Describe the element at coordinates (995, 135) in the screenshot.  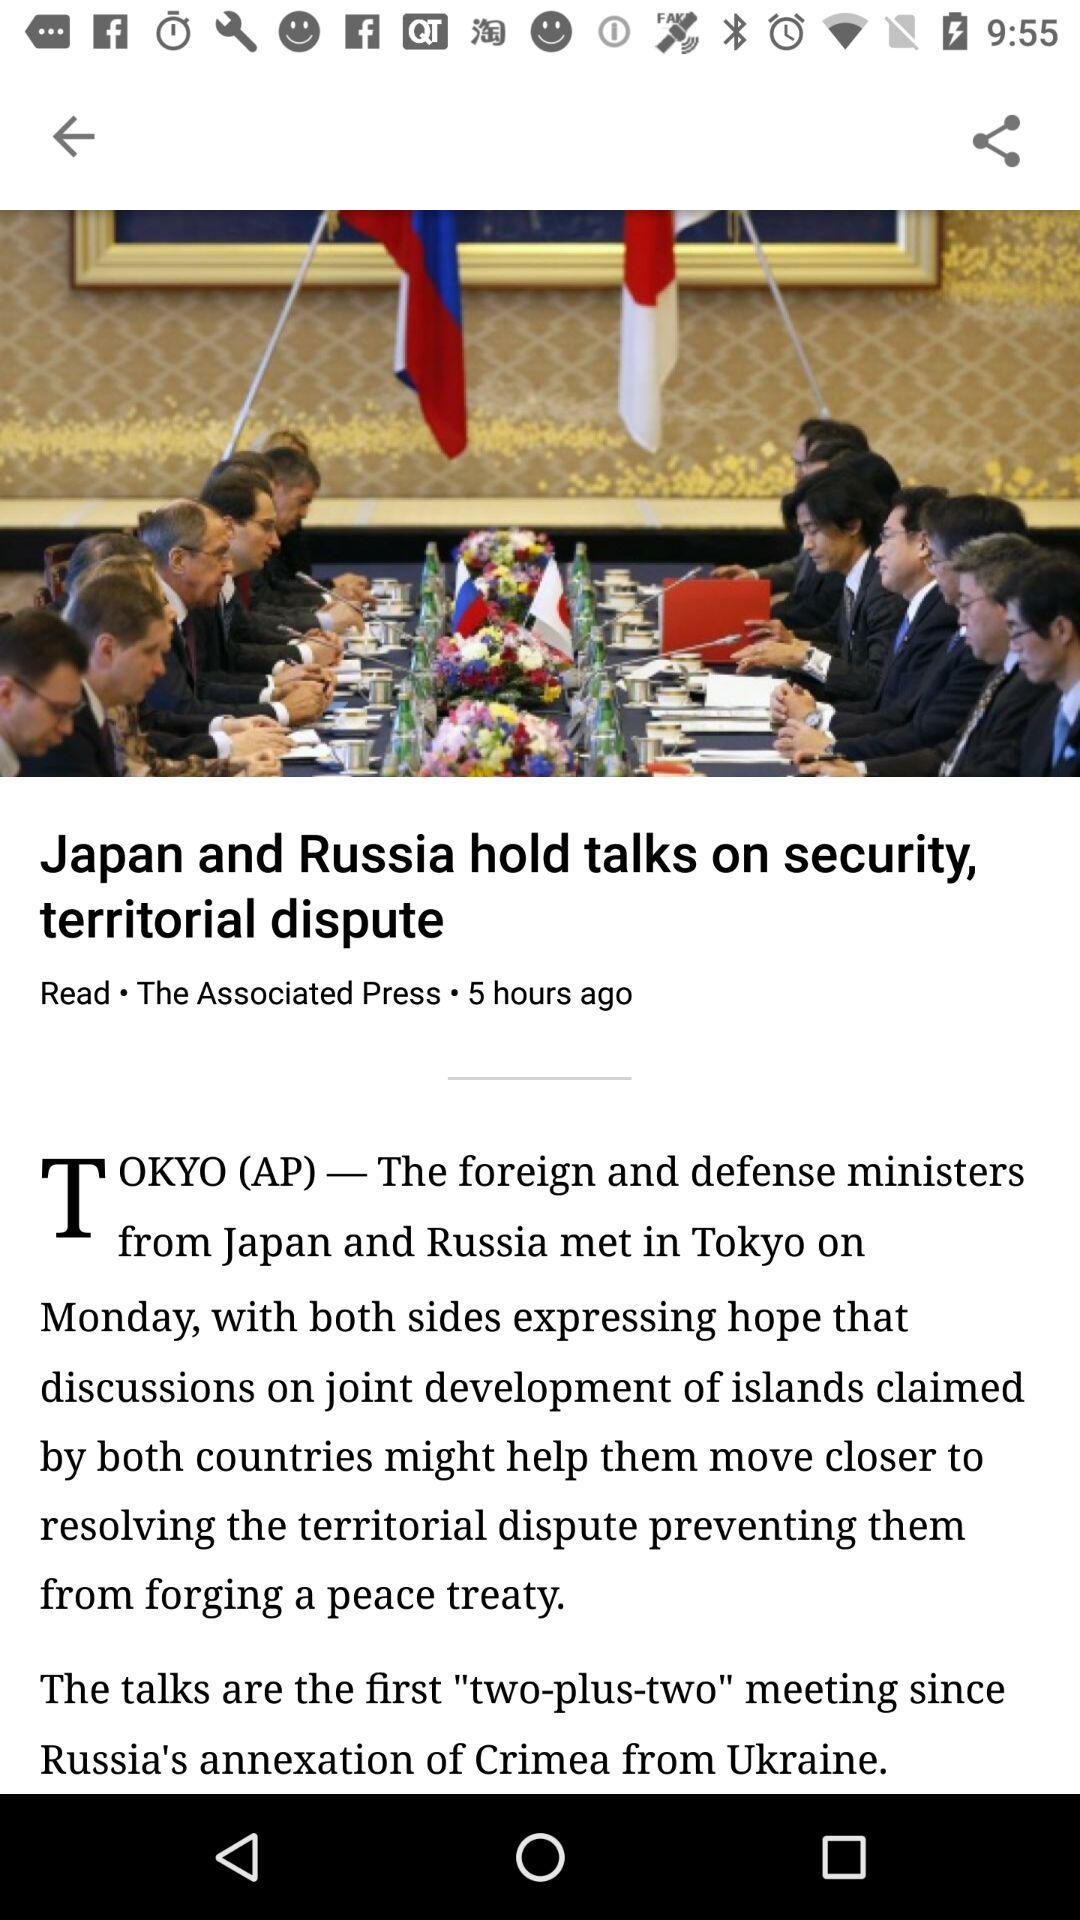
I see `share option` at that location.